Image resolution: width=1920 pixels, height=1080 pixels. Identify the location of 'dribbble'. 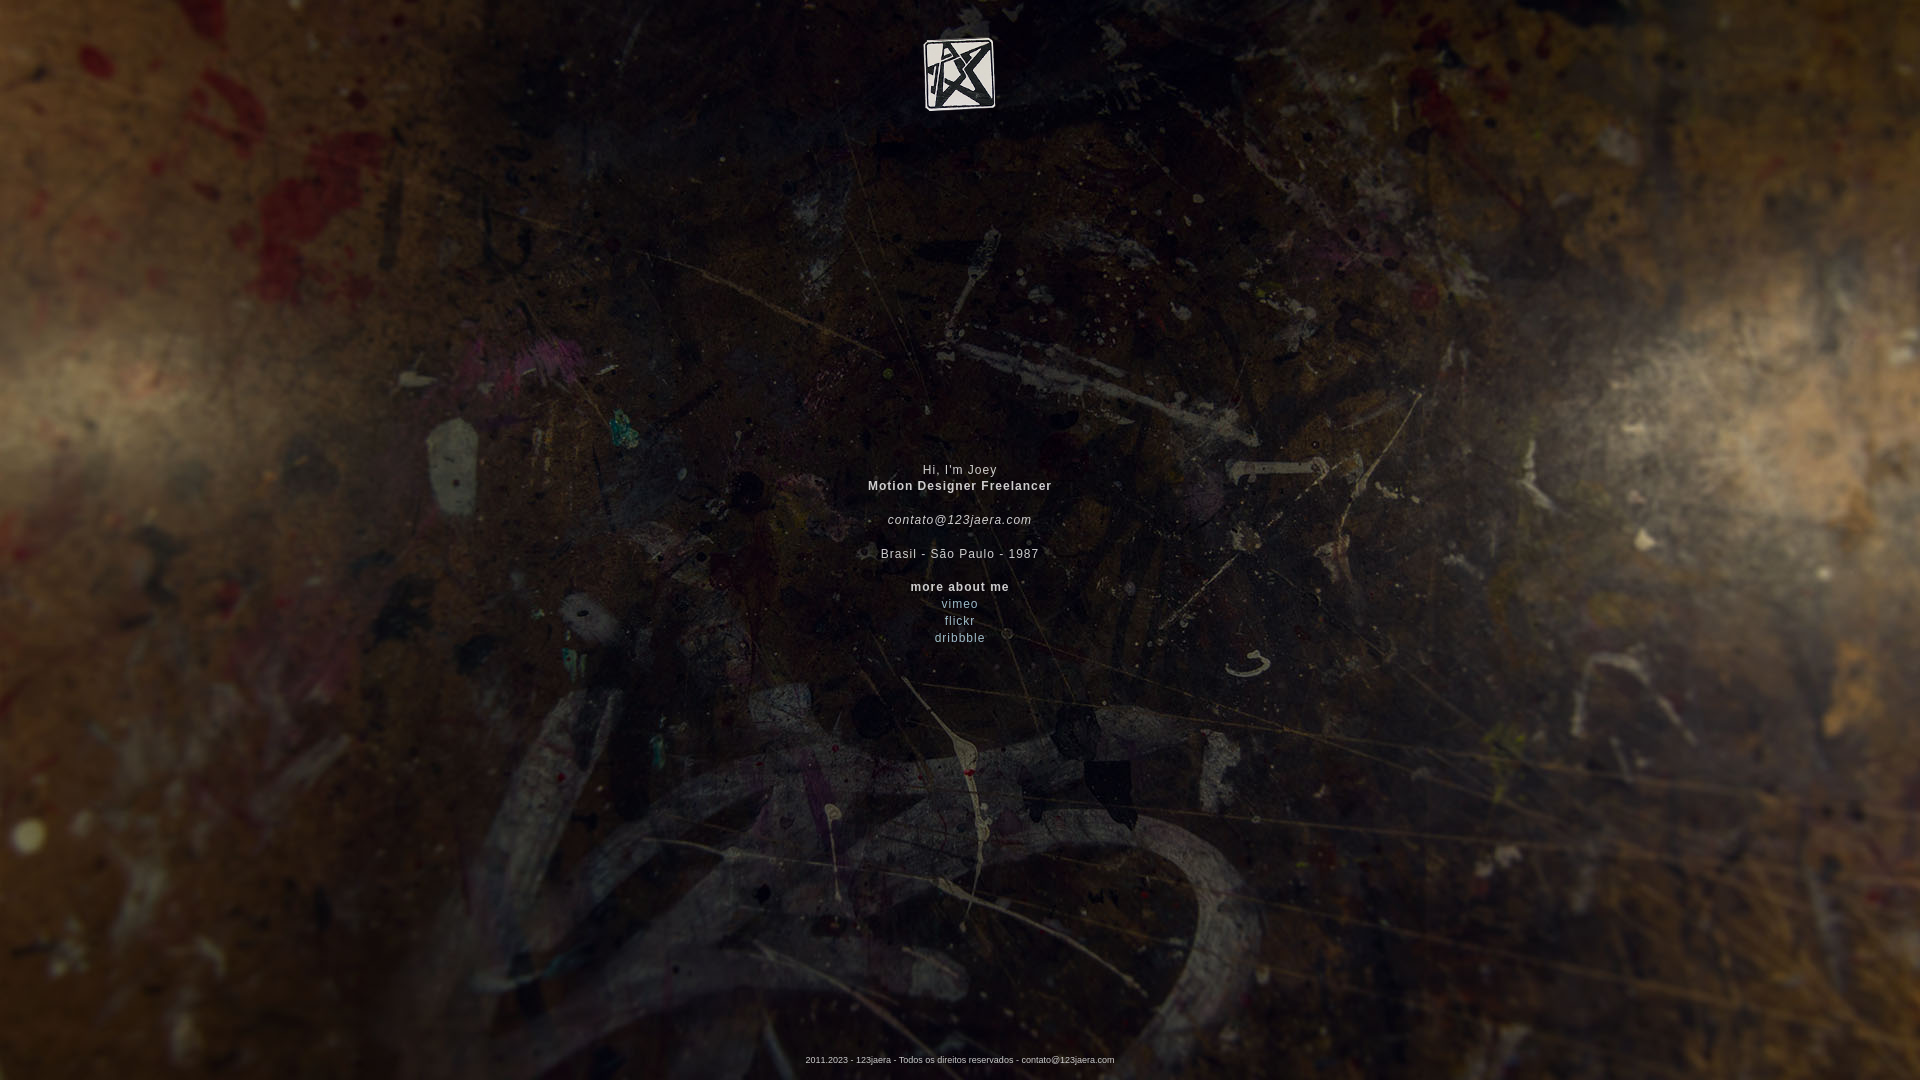
(960, 637).